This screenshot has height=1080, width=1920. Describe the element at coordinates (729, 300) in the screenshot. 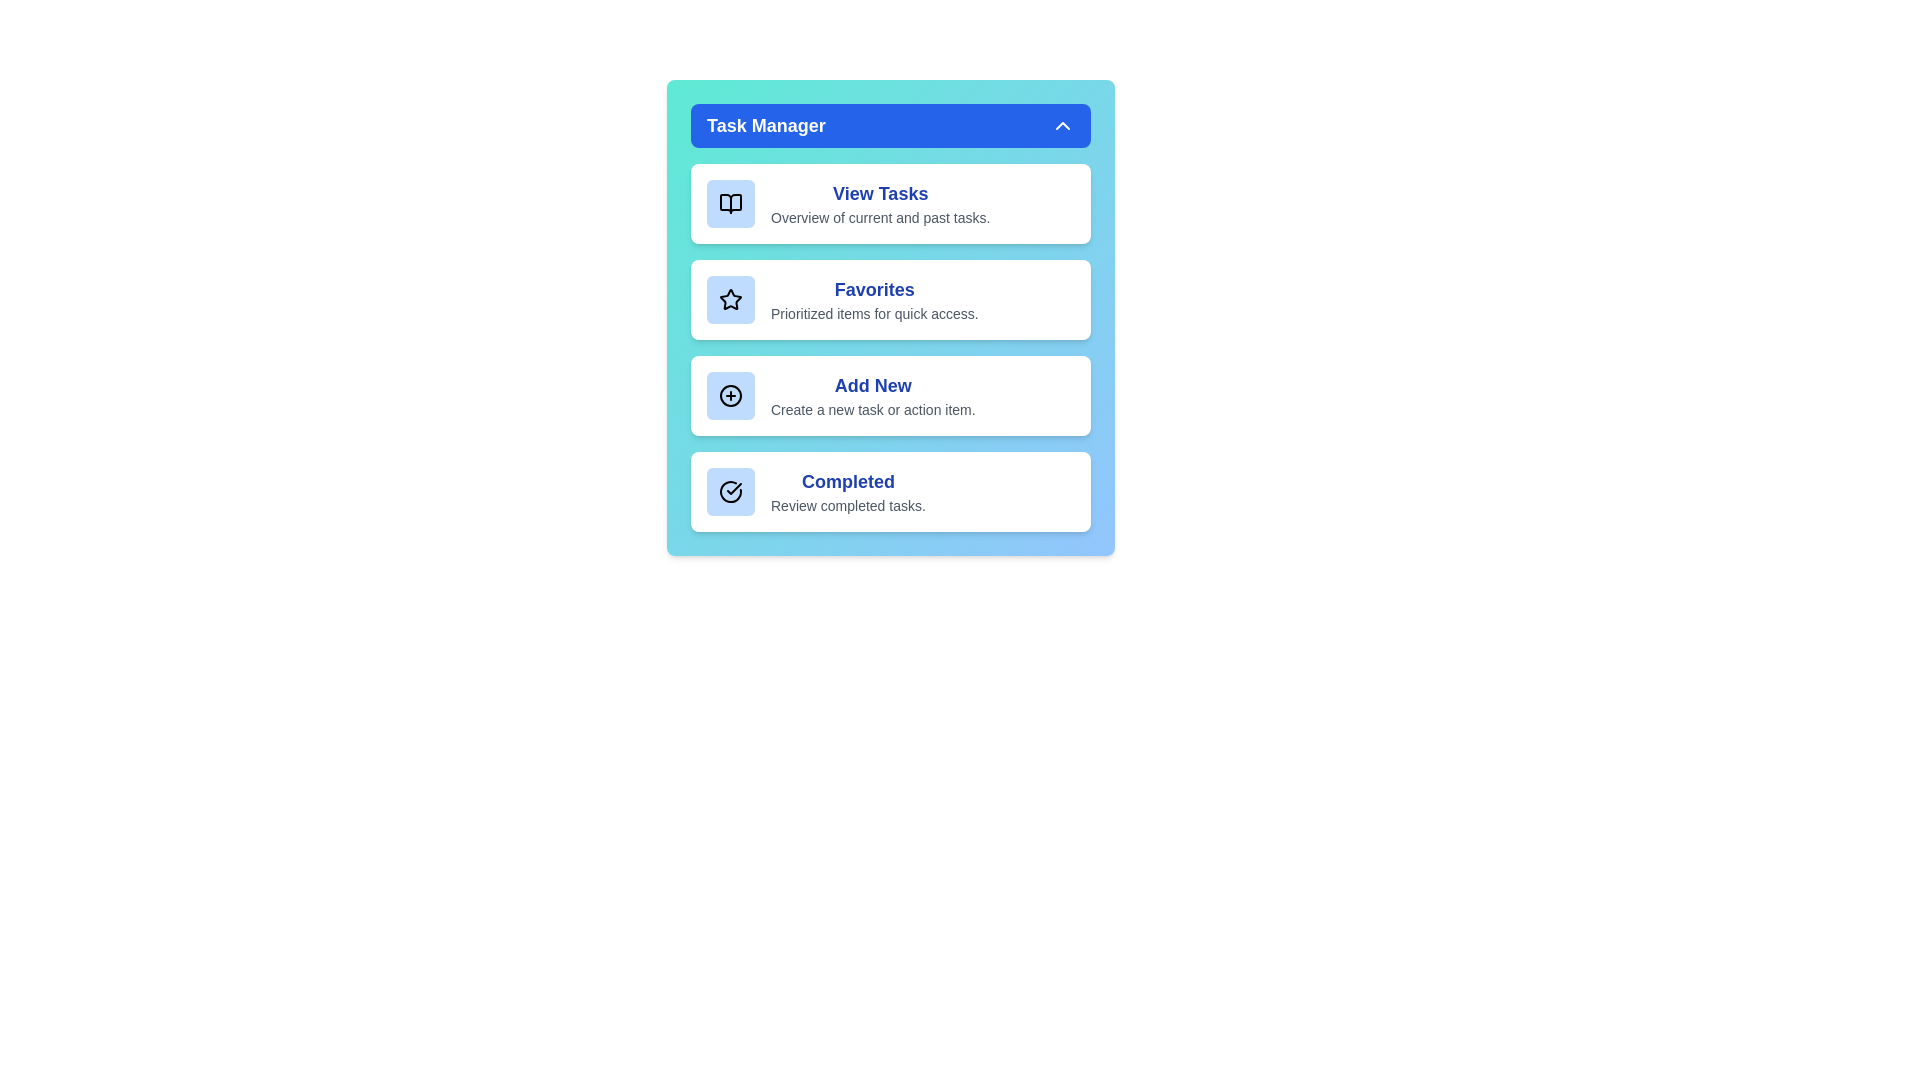

I see `the icon associated with the Favorites list item` at that location.